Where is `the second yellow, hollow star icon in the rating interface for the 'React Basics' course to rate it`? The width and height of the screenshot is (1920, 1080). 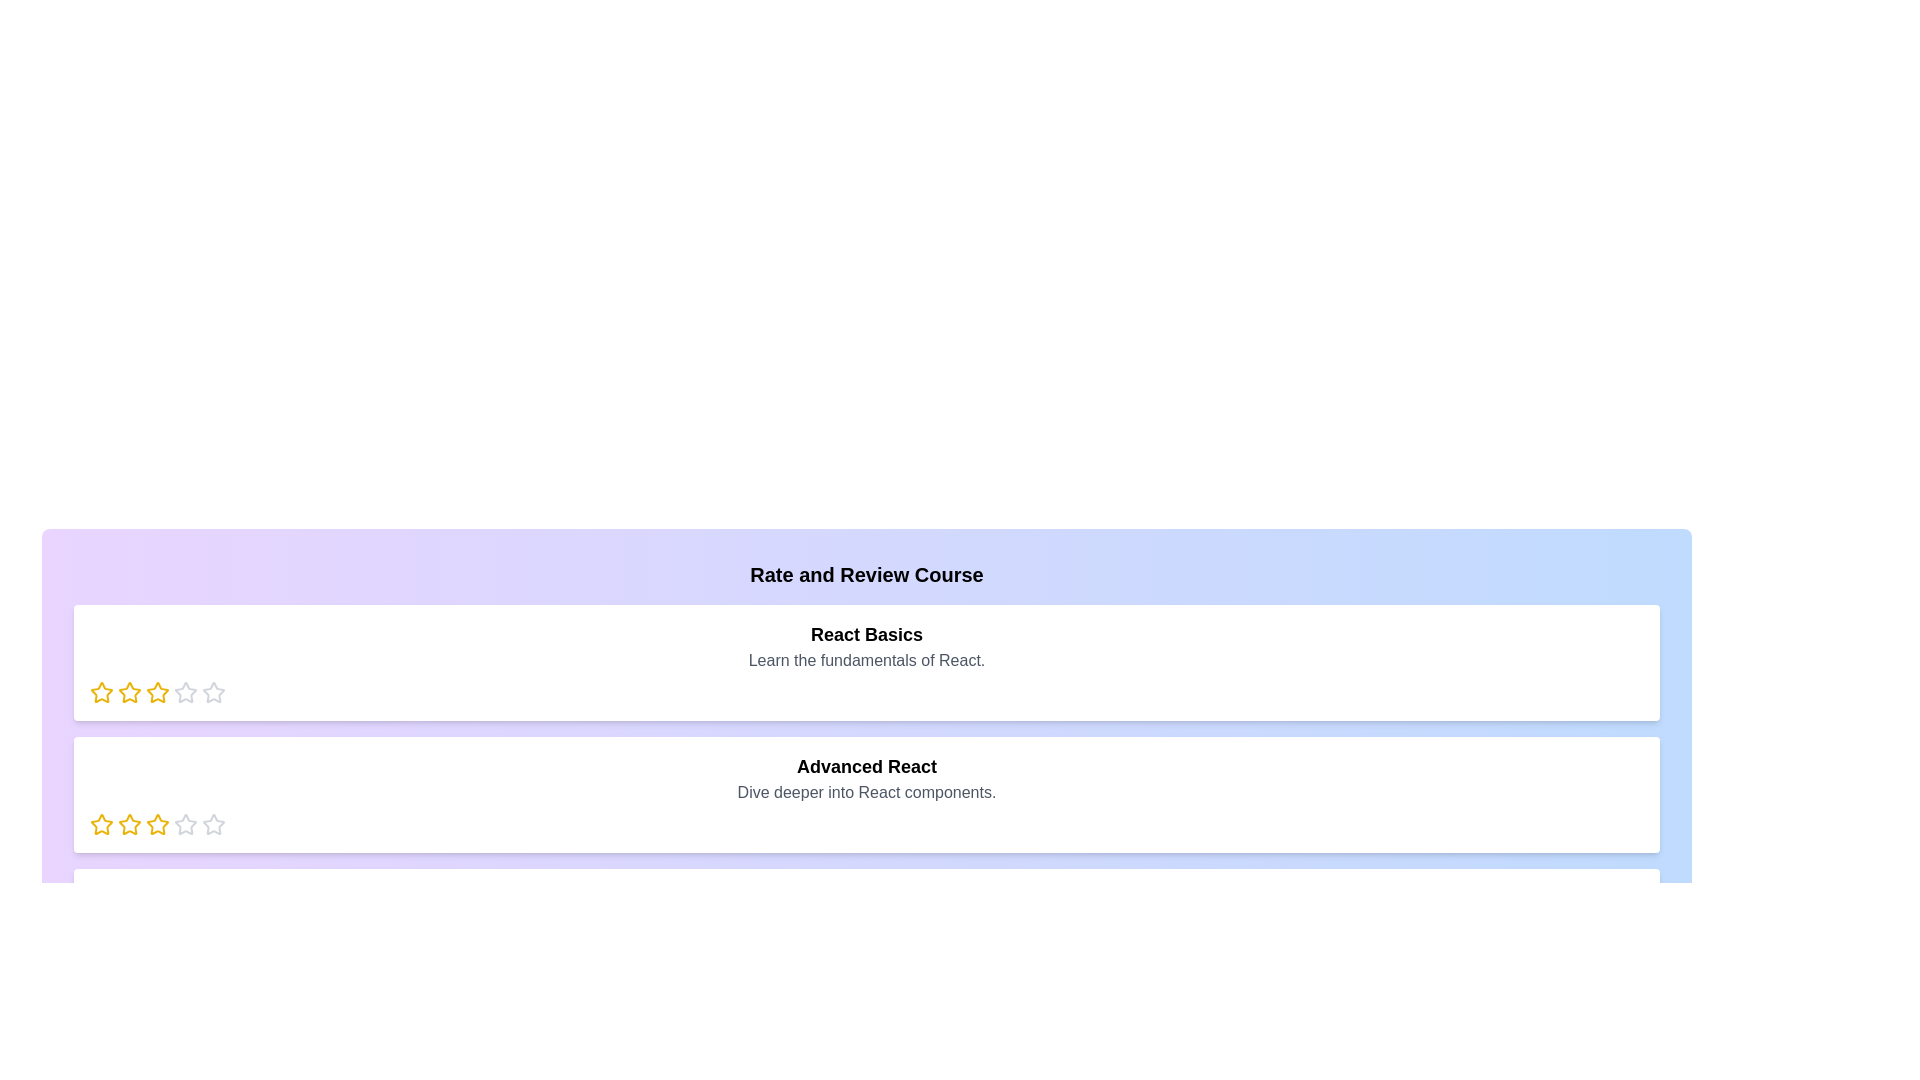
the second yellow, hollow star icon in the rating interface for the 'React Basics' course to rate it is located at coordinates (128, 691).